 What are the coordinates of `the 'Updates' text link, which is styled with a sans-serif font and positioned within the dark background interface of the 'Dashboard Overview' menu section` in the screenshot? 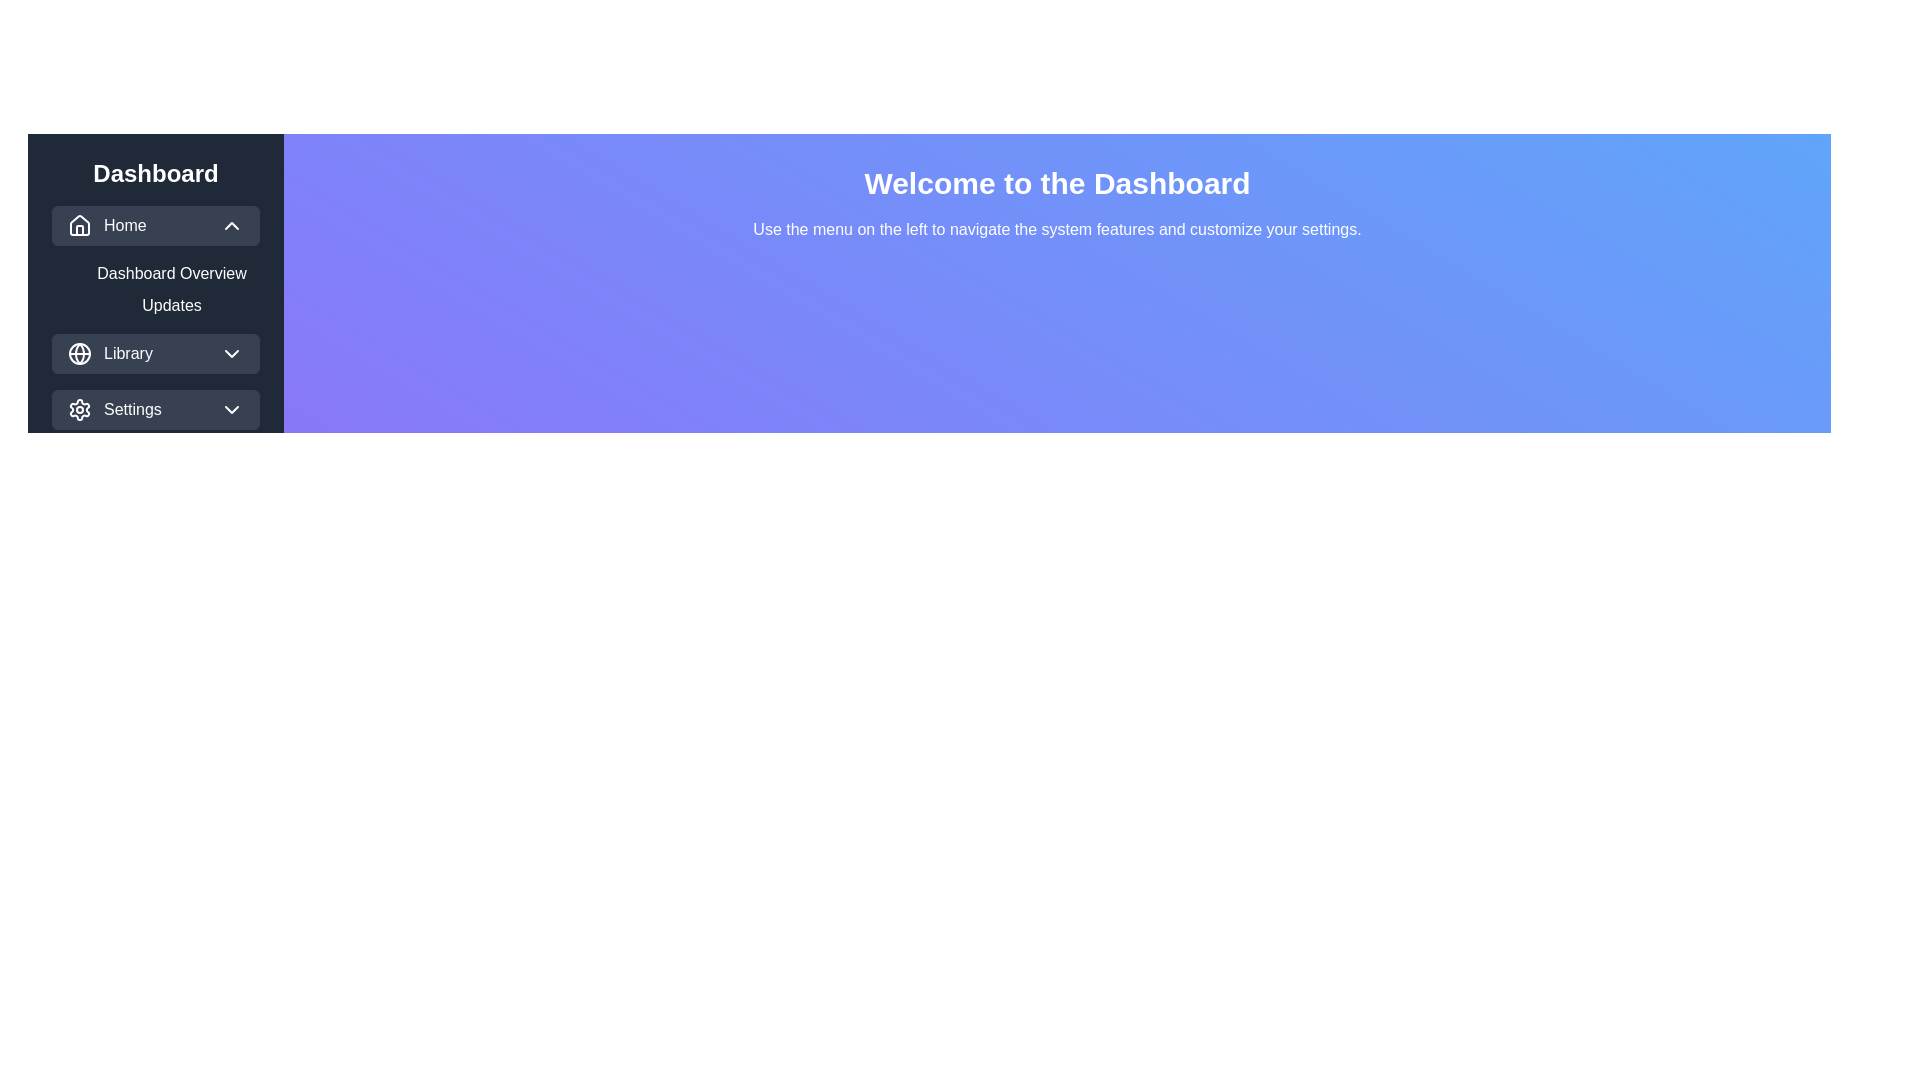 It's located at (172, 305).